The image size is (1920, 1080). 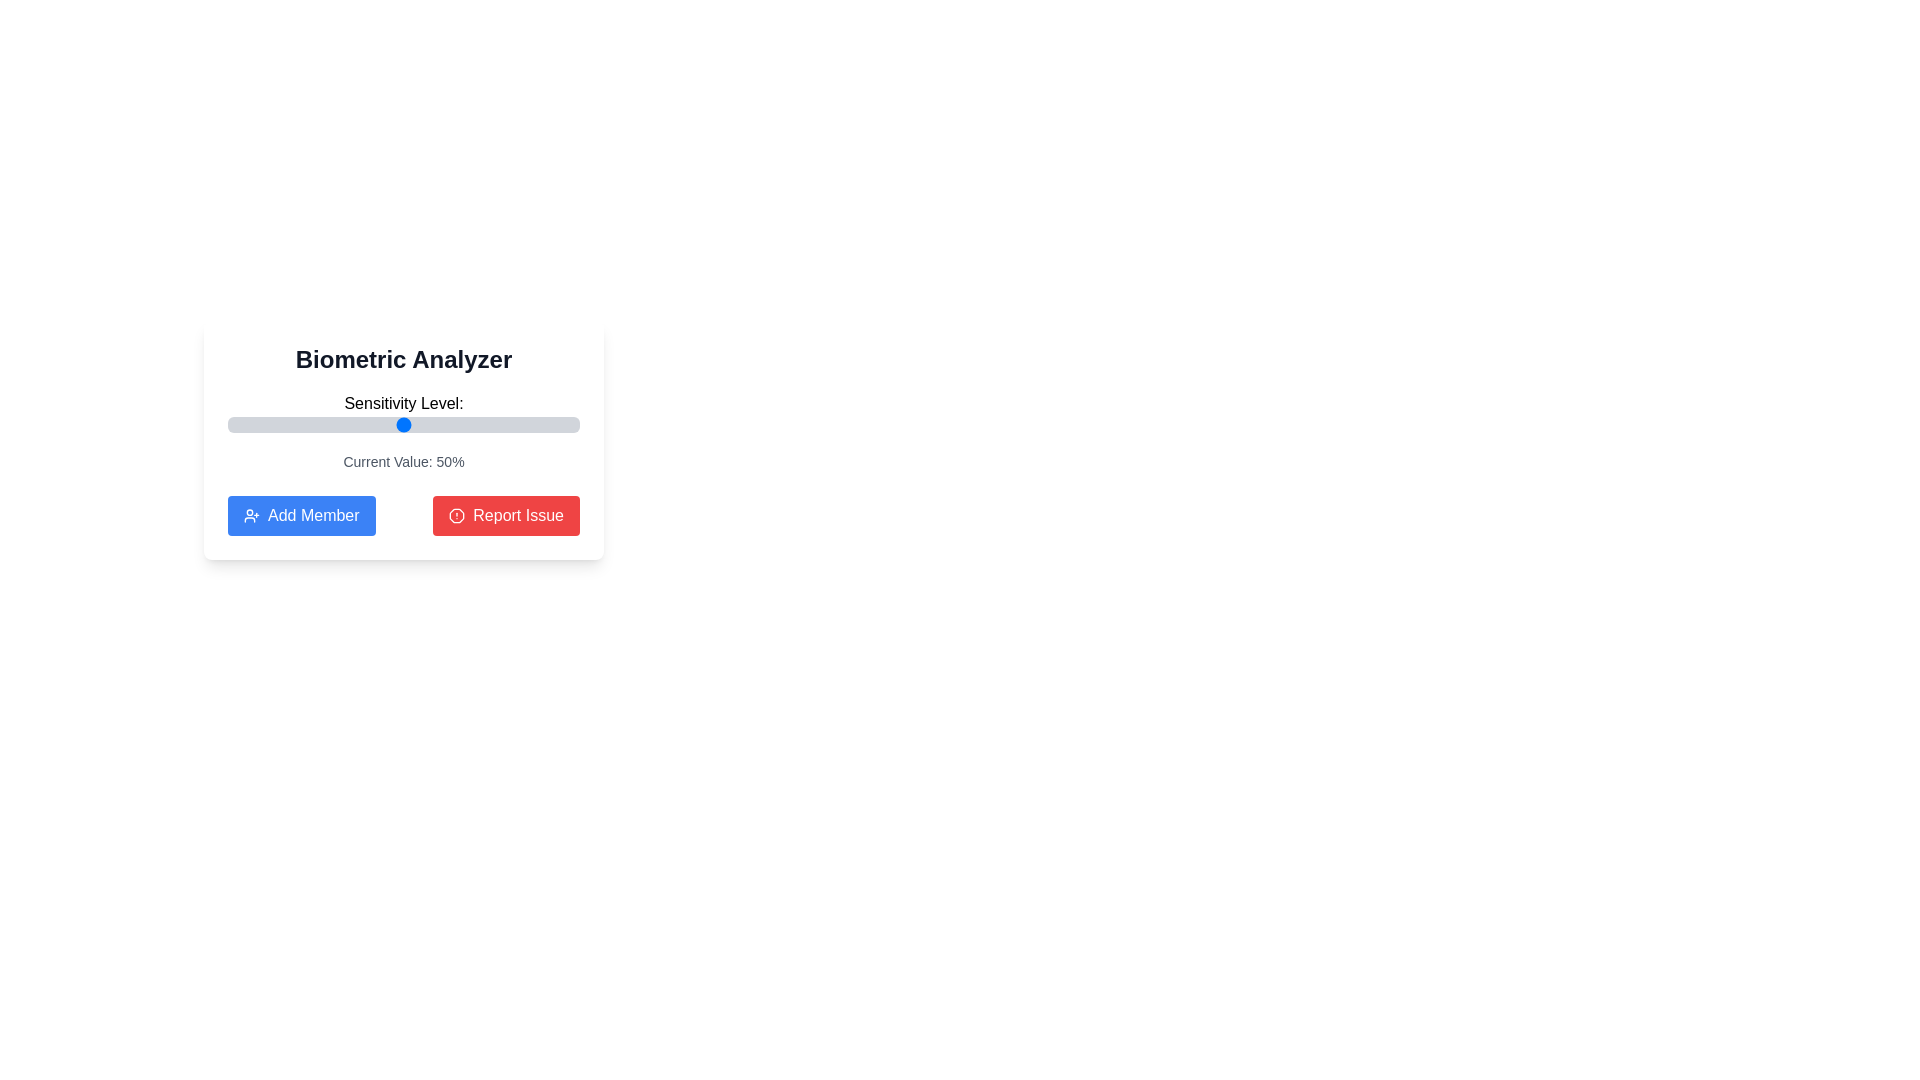 I want to click on the sensitivity level, so click(x=502, y=423).